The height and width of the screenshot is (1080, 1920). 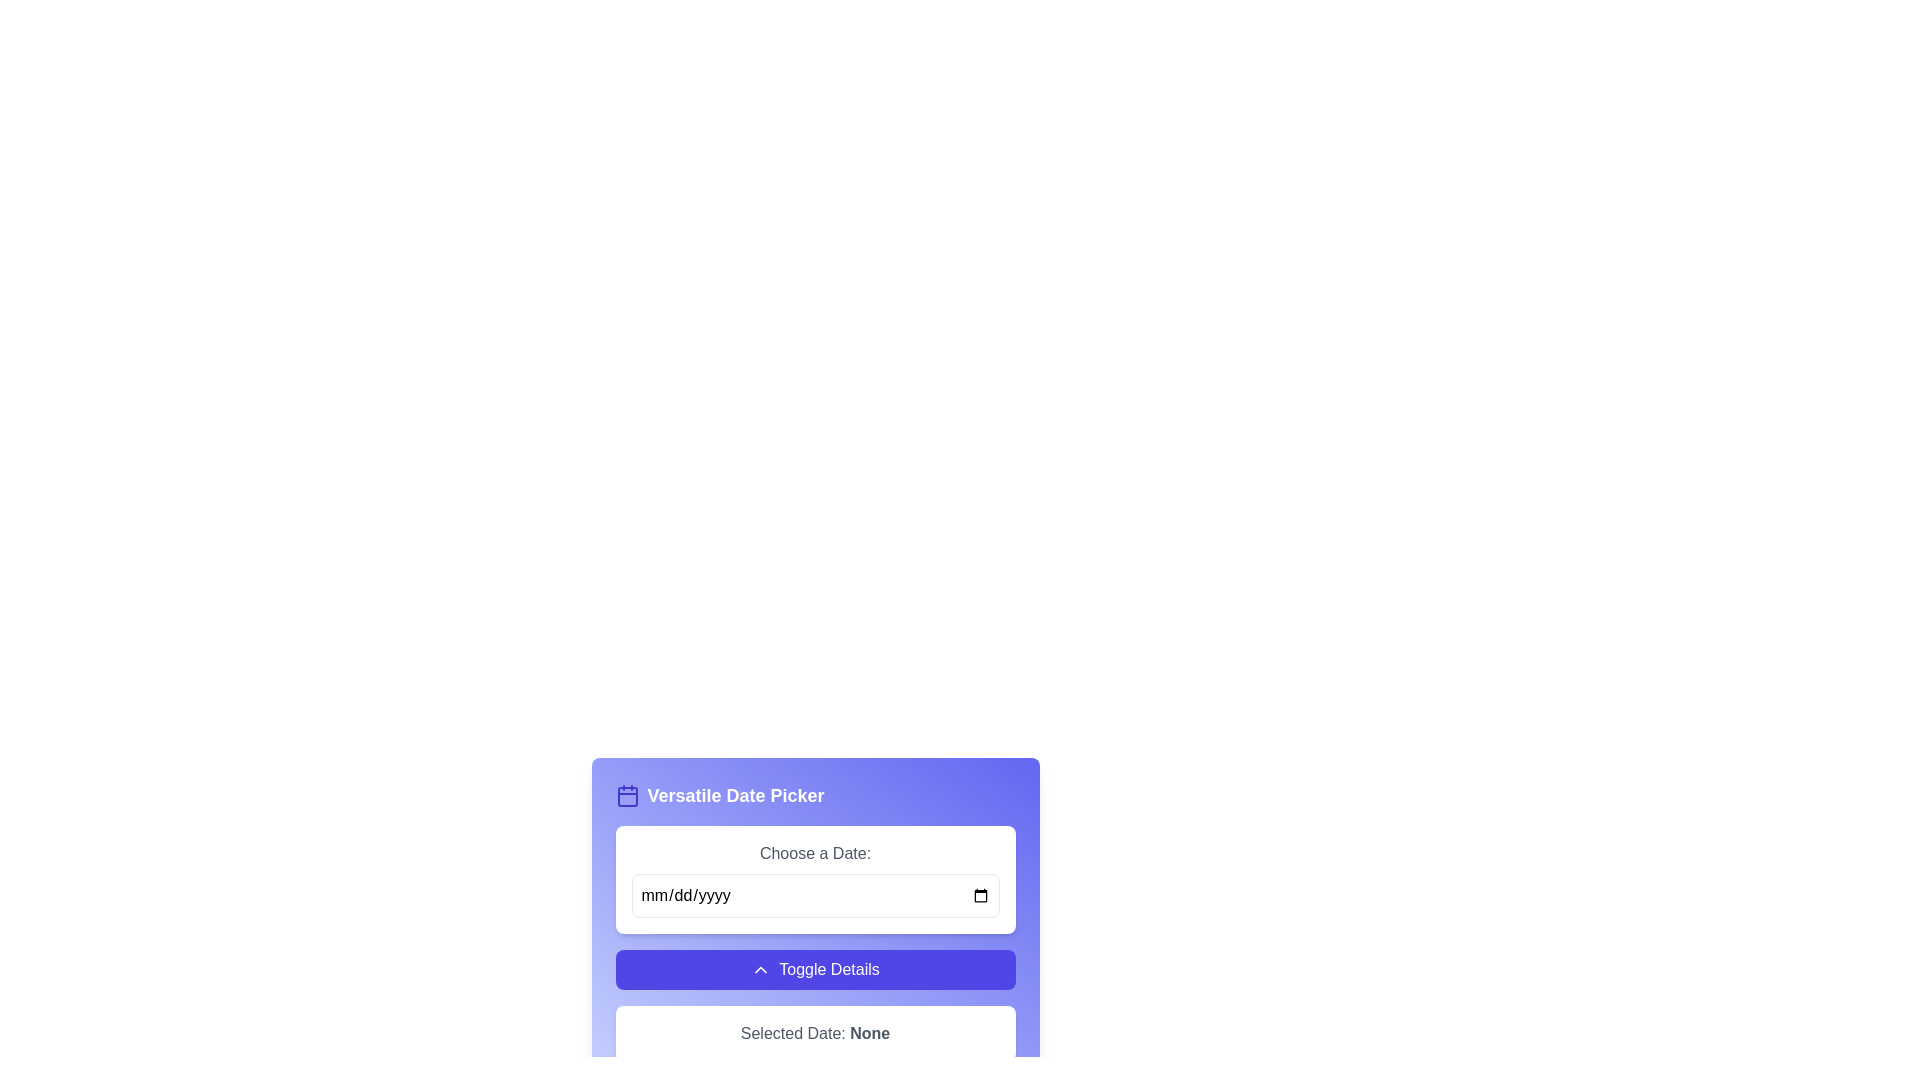 I want to click on text content of the label above the date input field in the 'Versatile Date Picker' section, which provides an instruction for selecting a date, so click(x=815, y=853).